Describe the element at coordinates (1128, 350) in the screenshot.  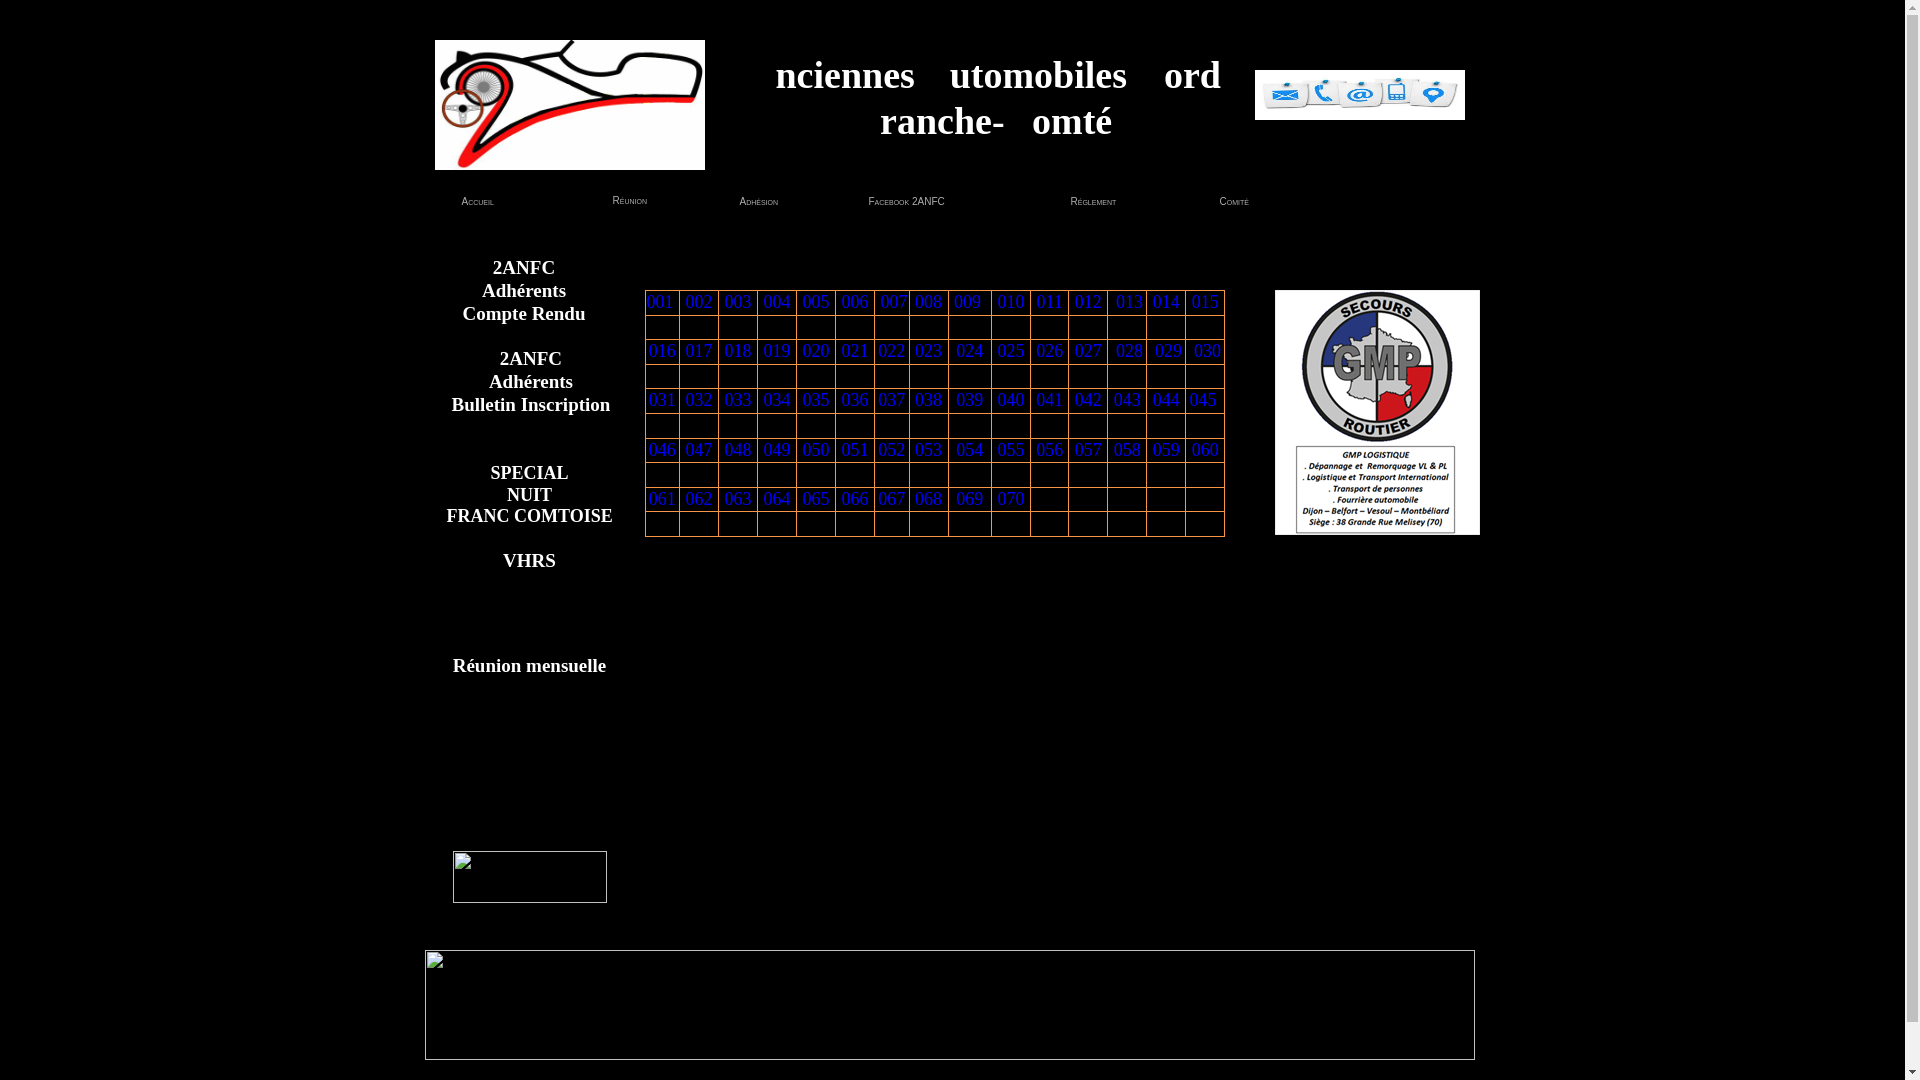
I see `' 028'` at that location.